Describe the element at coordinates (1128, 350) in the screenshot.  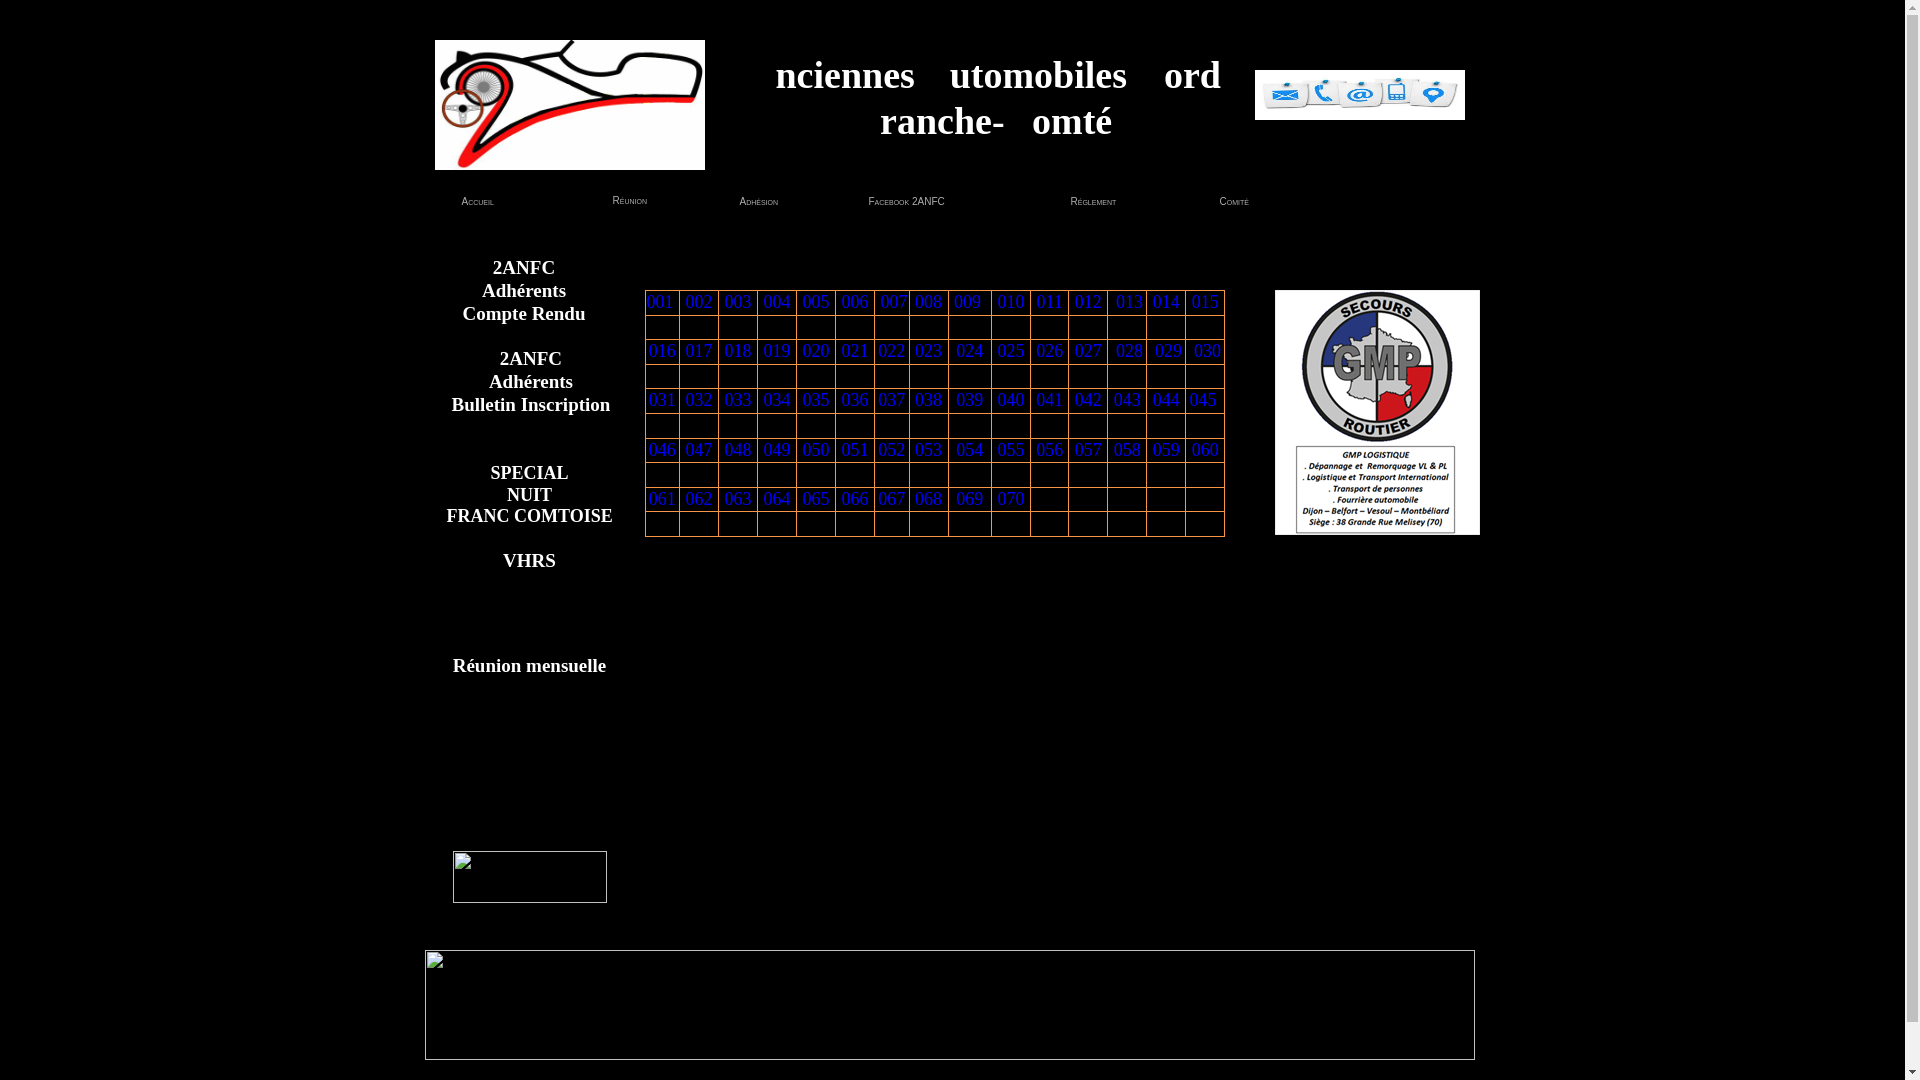
I see `' 028'` at that location.